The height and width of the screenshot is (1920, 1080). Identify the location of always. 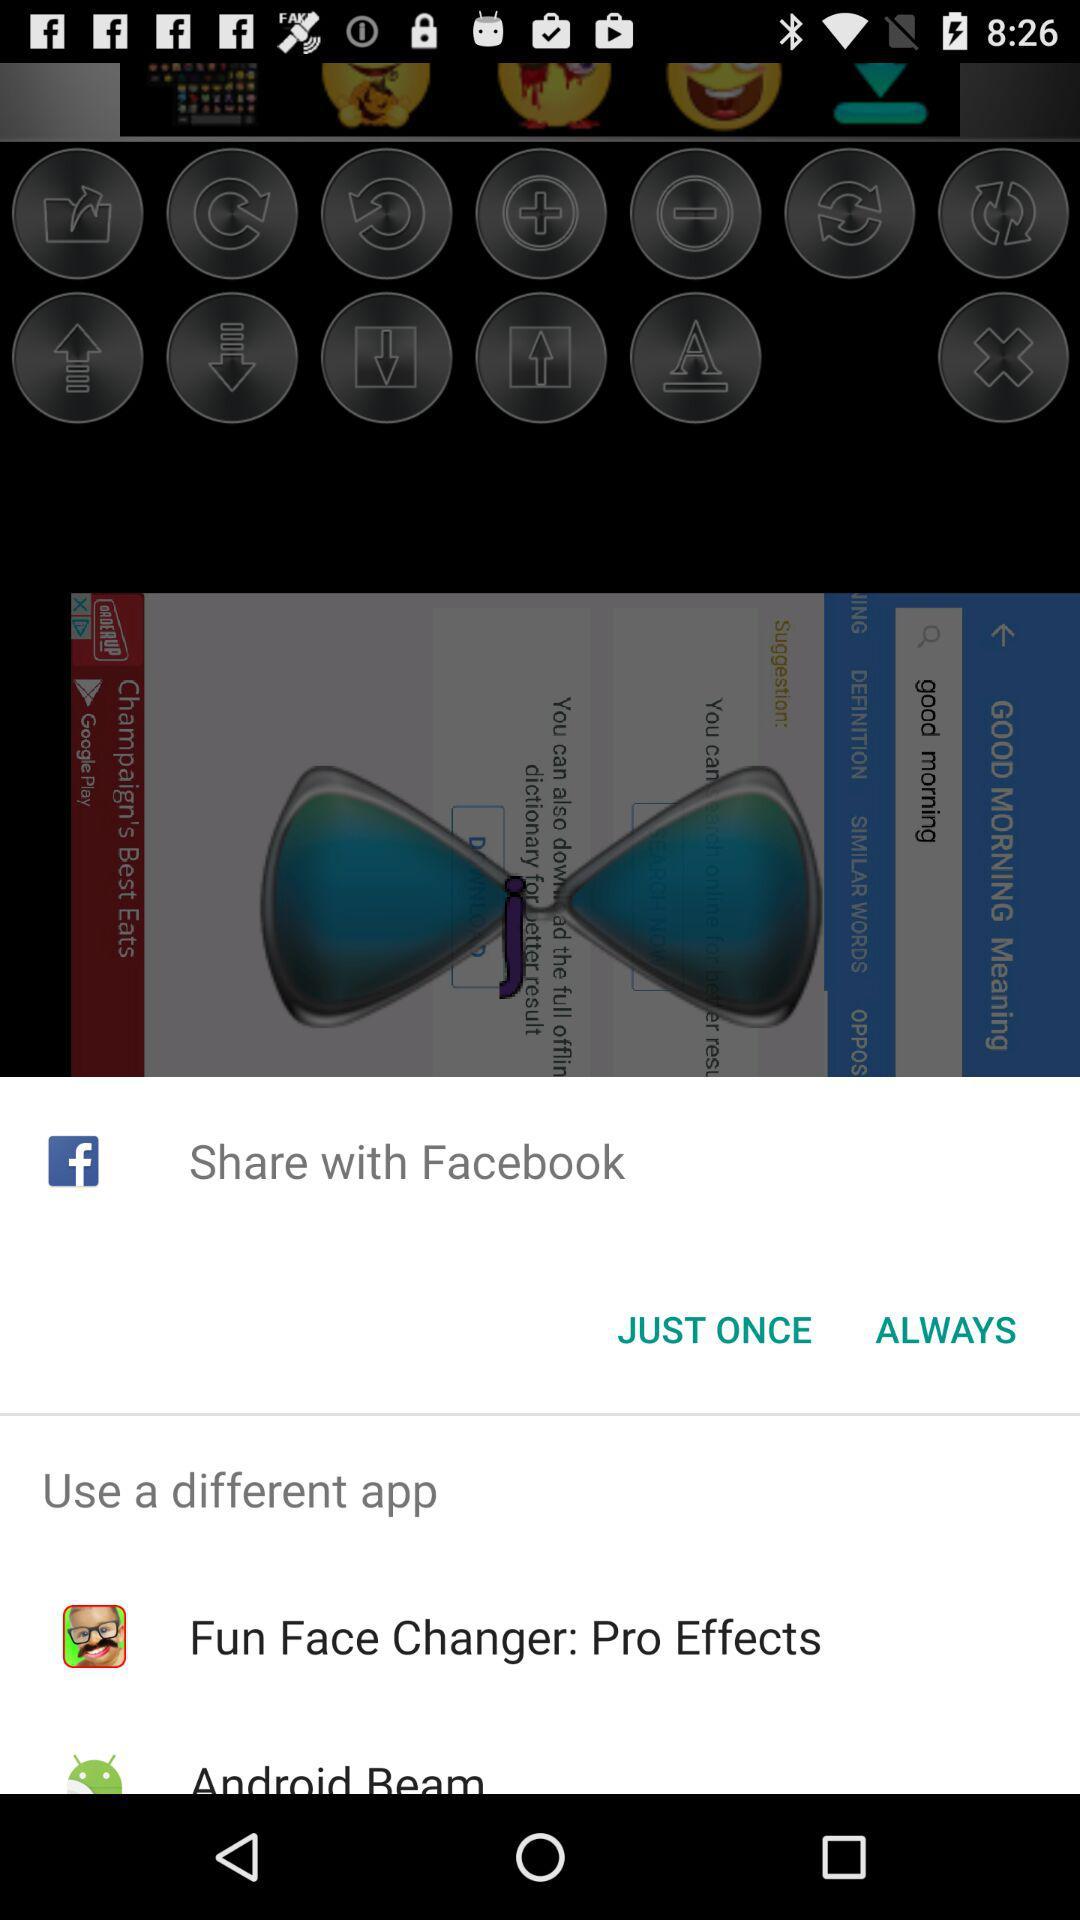
(945, 1329).